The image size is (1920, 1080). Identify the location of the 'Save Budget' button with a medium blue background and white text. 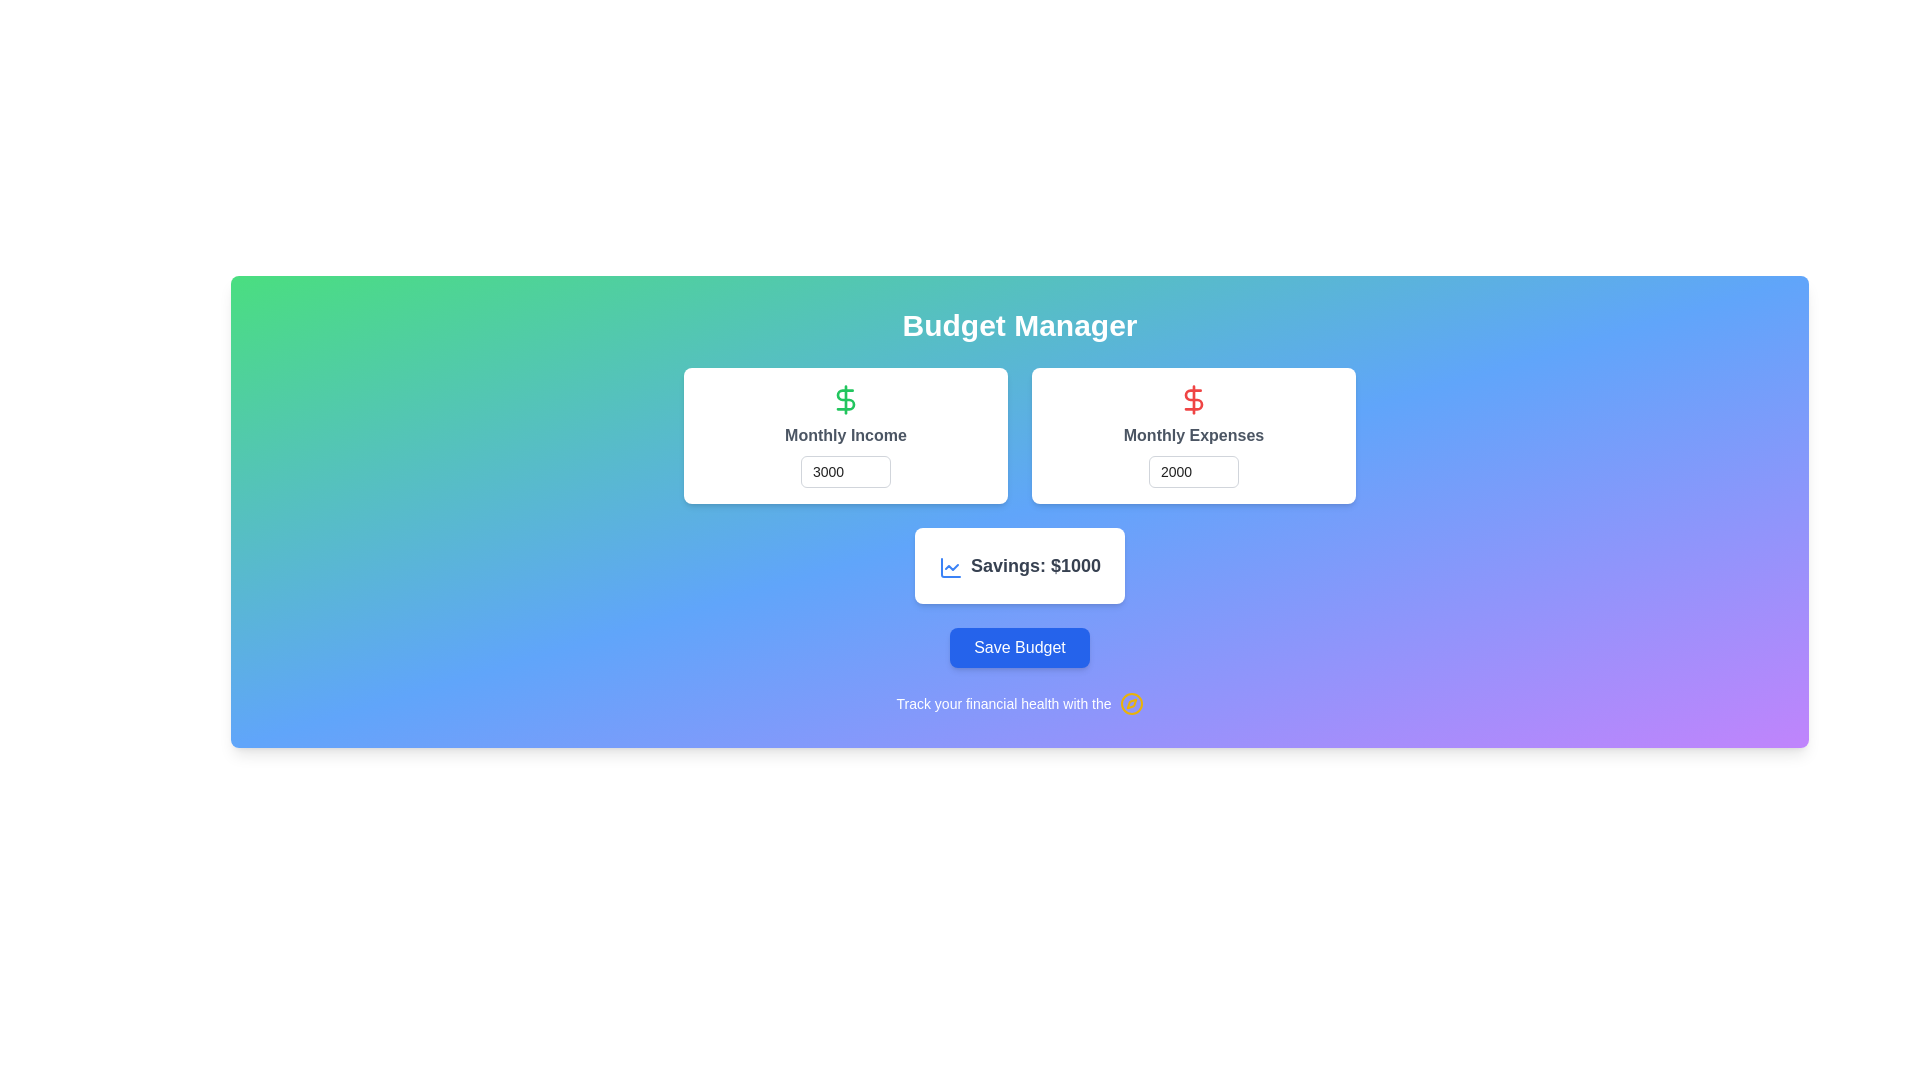
(1019, 648).